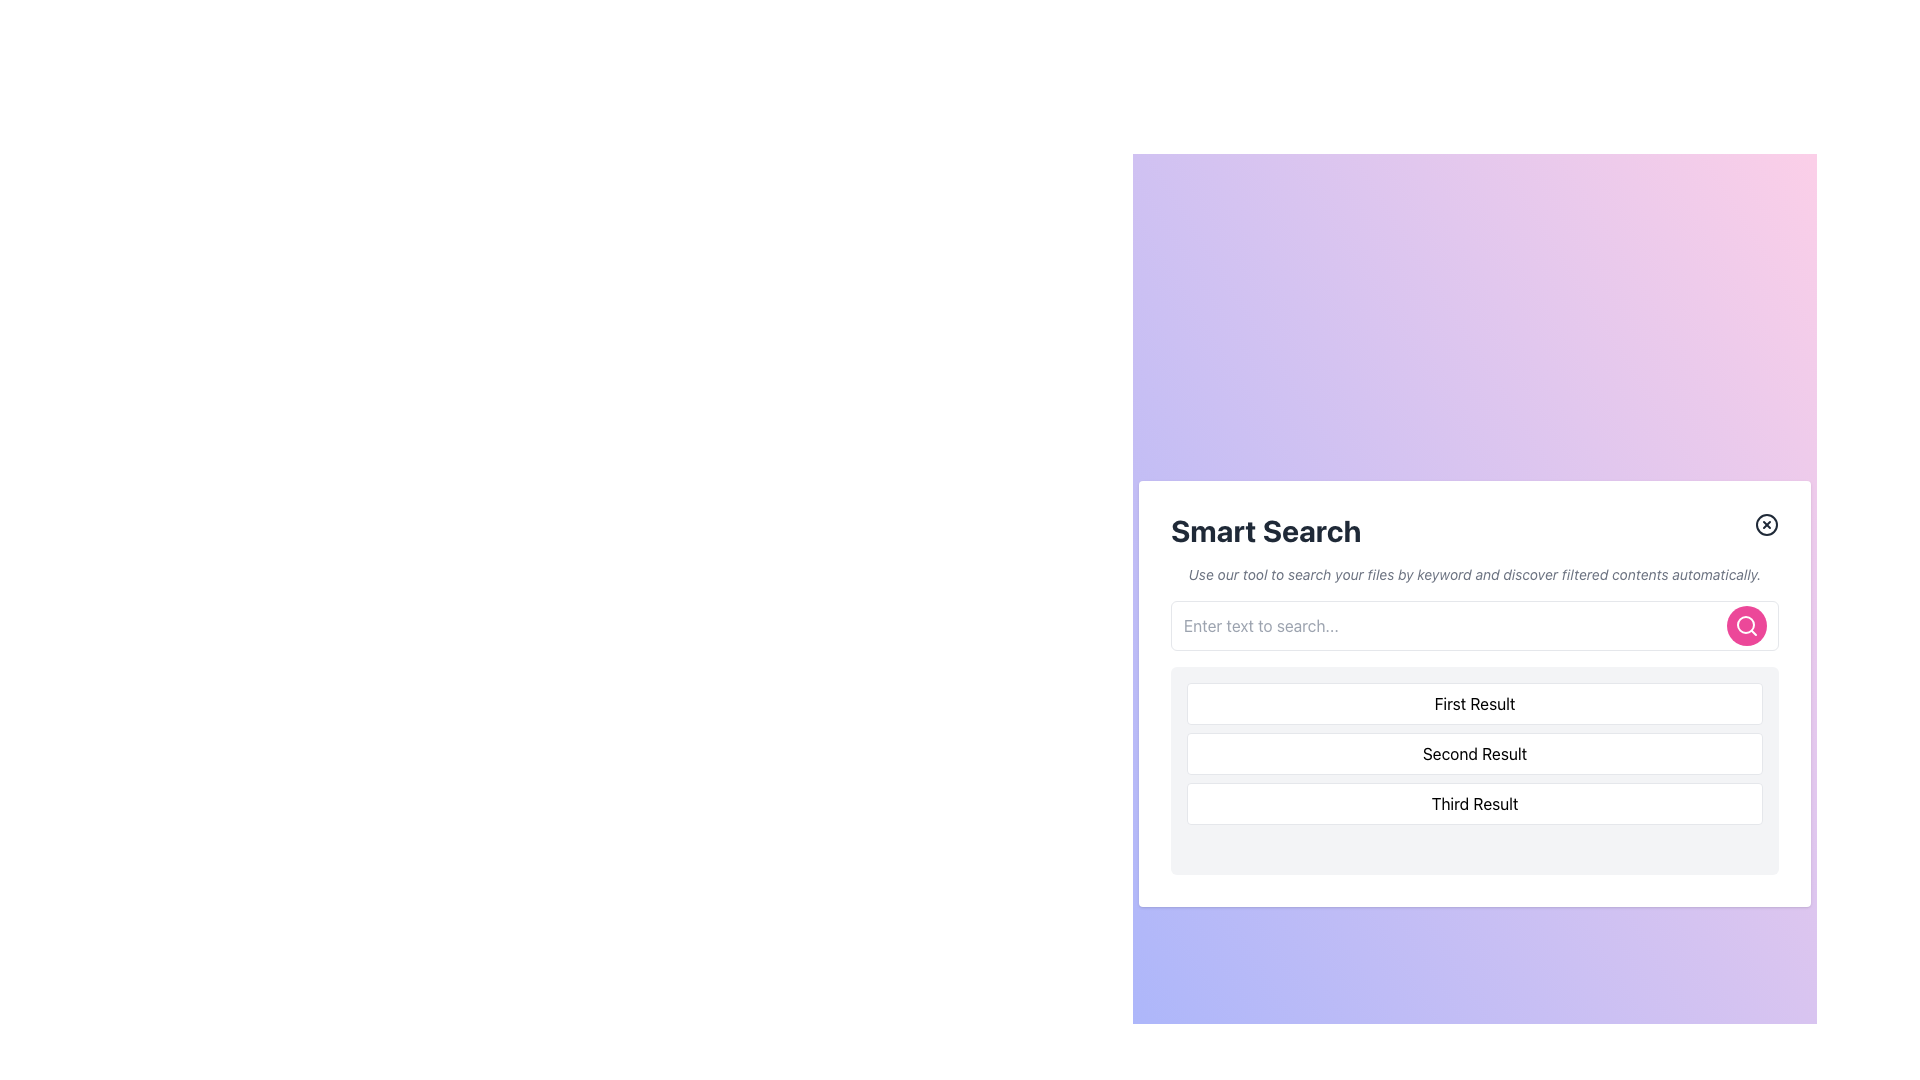 This screenshot has width=1920, height=1080. What do you see at coordinates (1746, 624) in the screenshot?
I see `the search icon represented by a white magnifying glass on a pink circular background` at bounding box center [1746, 624].